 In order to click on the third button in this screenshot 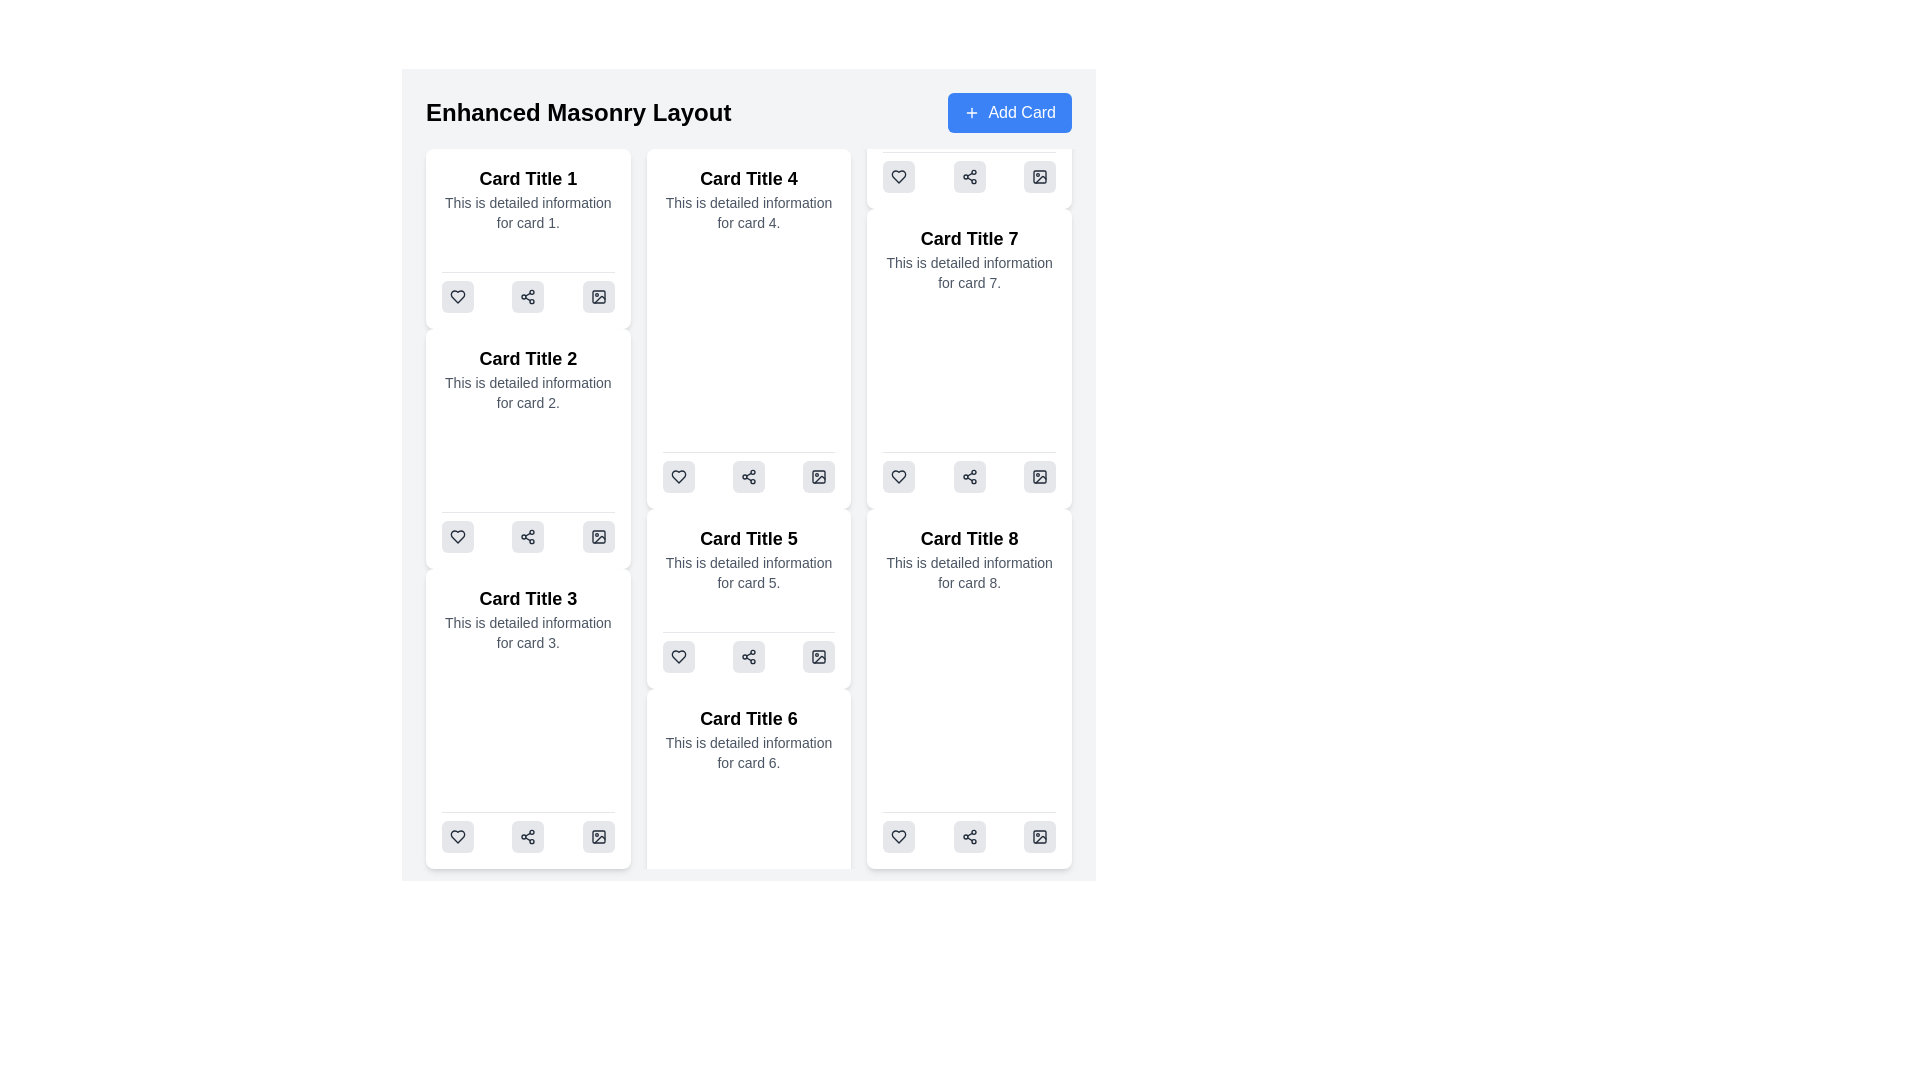, I will do `click(1040, 837)`.